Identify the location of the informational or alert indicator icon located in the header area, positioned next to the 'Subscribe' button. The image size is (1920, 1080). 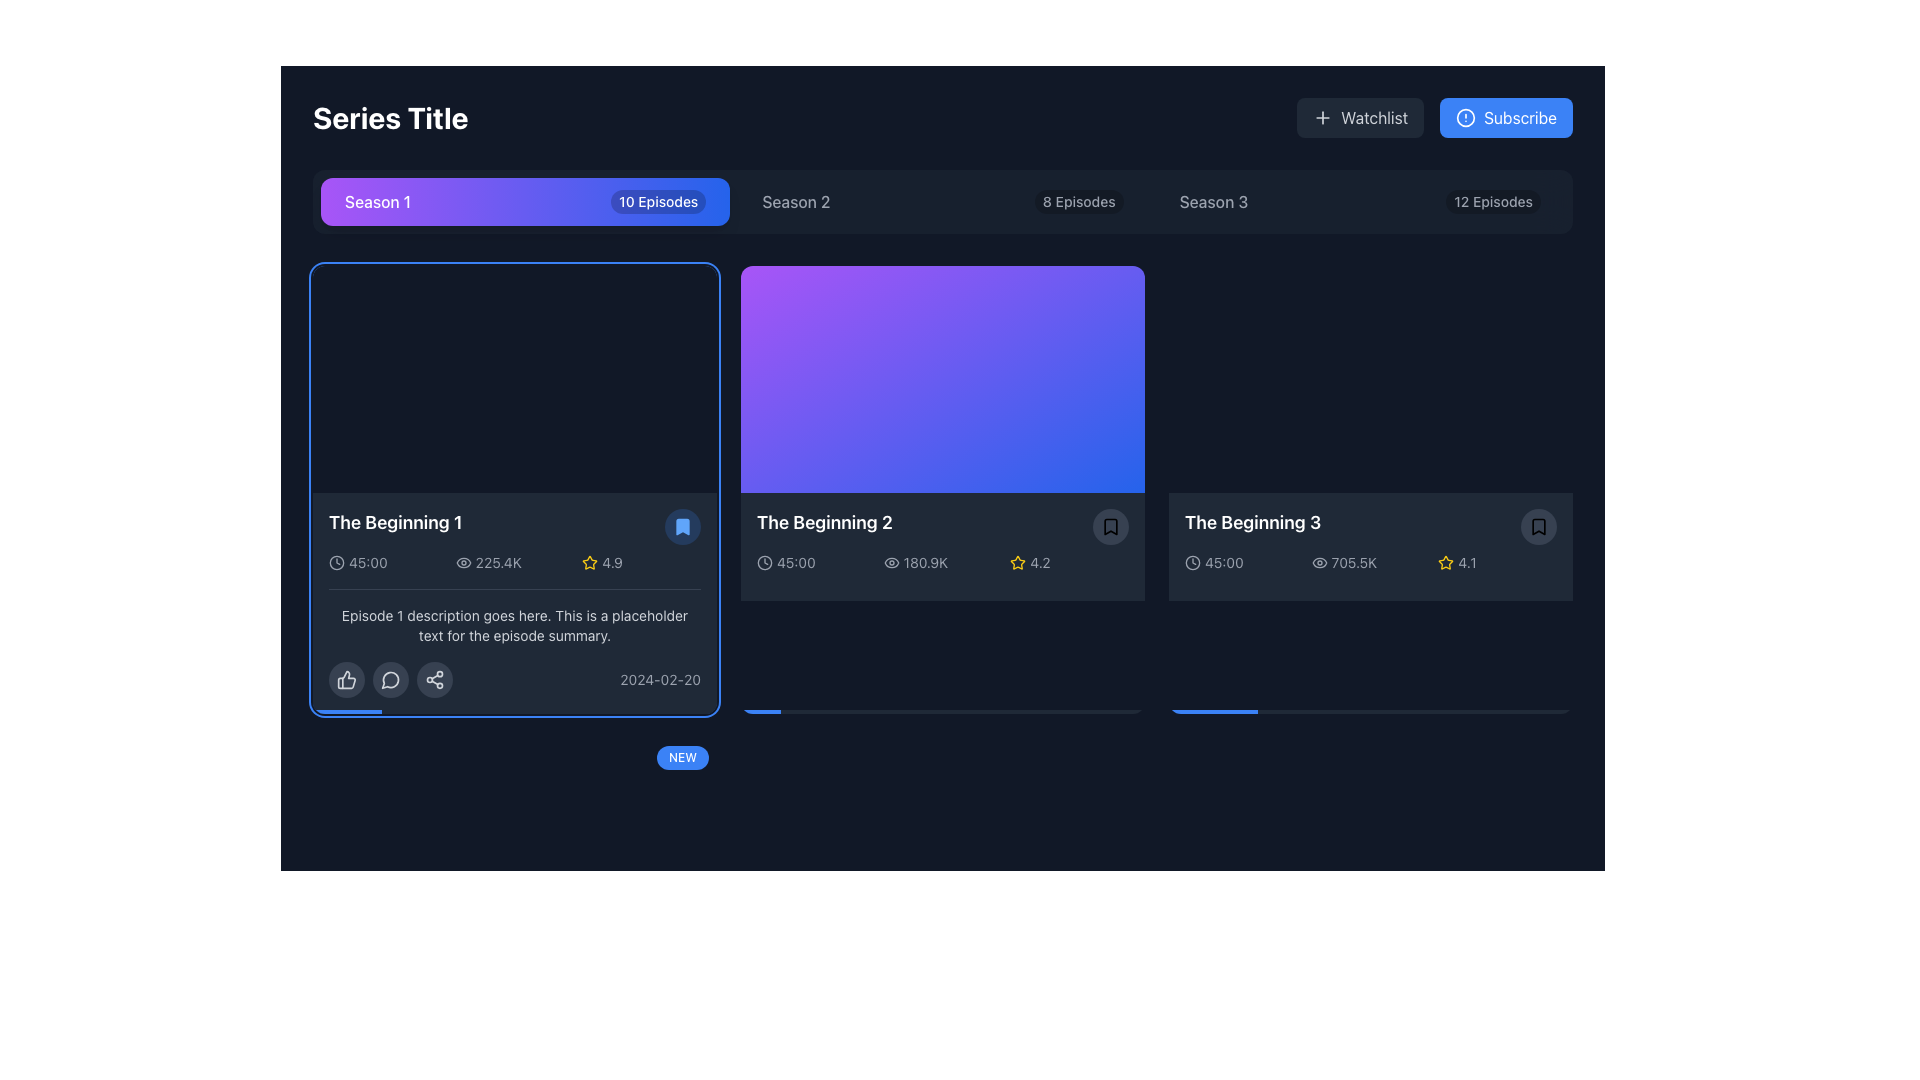
(1466, 118).